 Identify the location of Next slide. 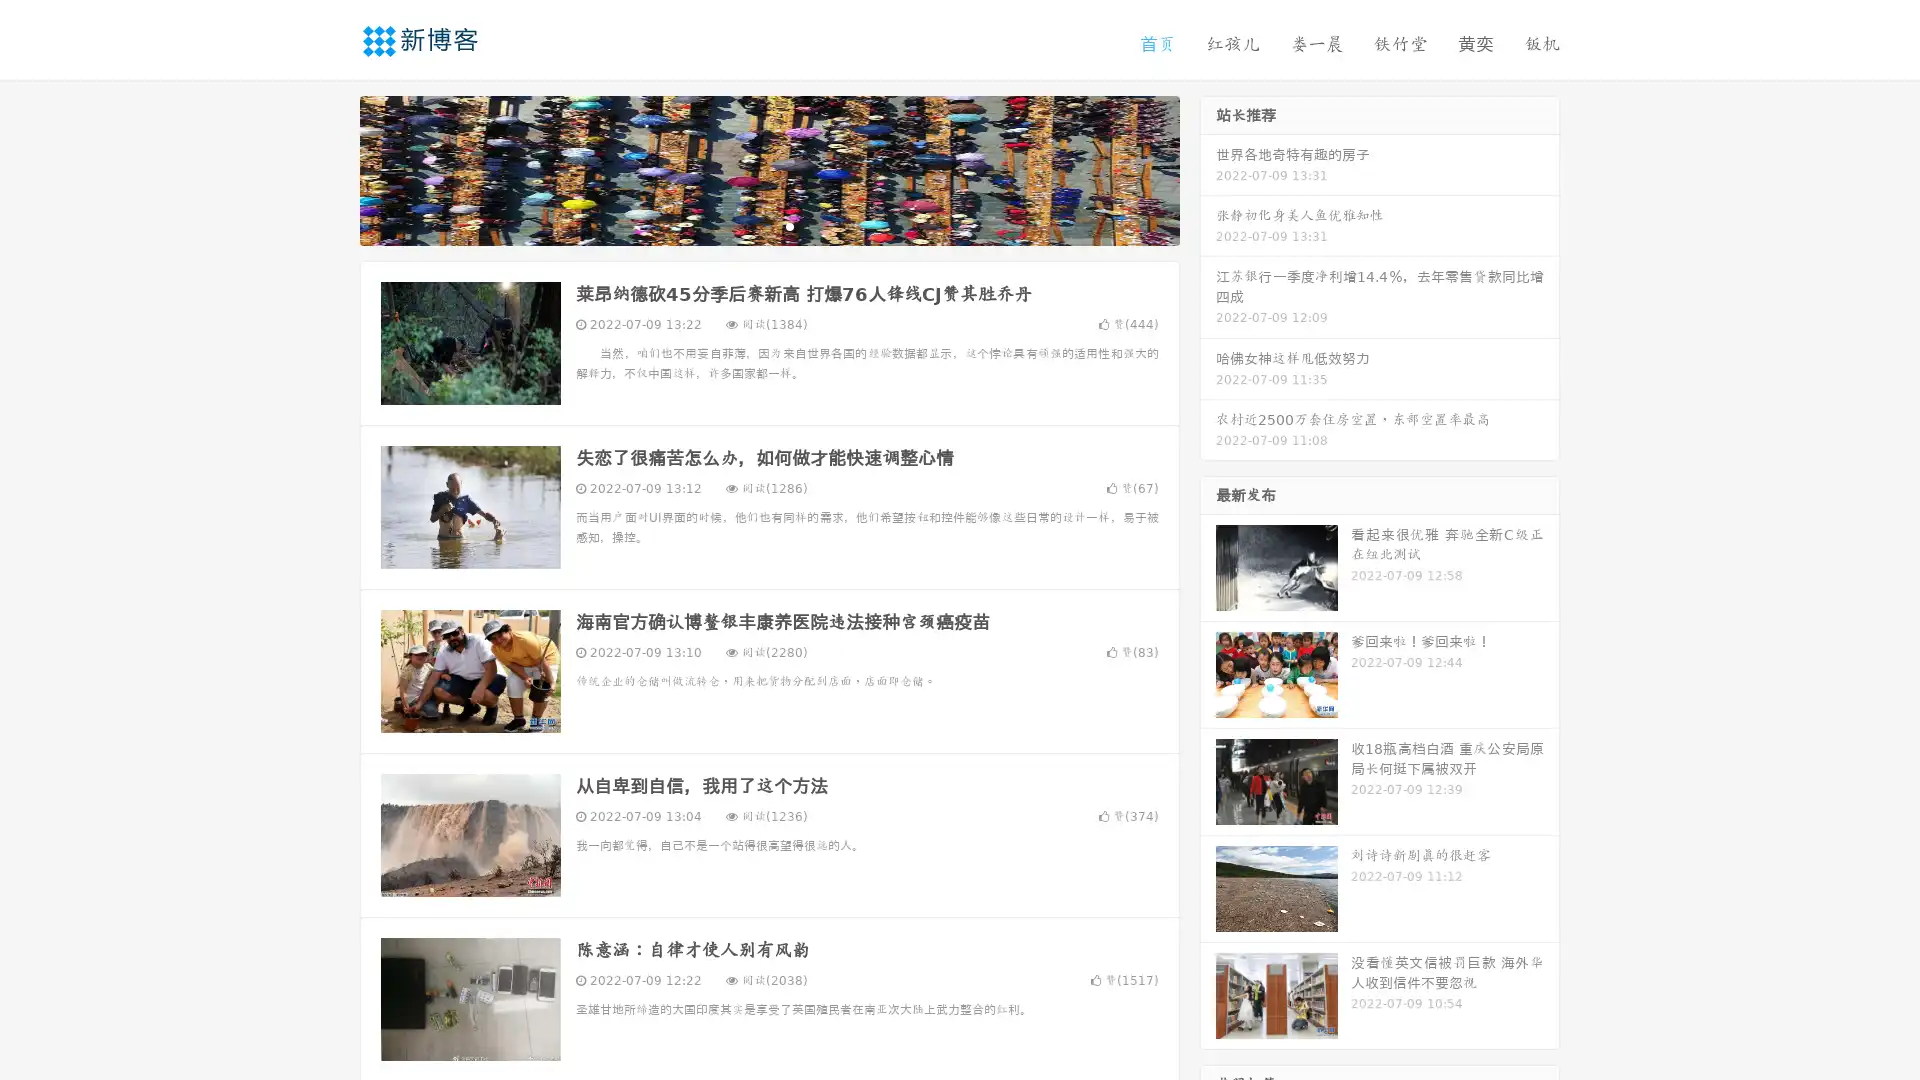
(1208, 168).